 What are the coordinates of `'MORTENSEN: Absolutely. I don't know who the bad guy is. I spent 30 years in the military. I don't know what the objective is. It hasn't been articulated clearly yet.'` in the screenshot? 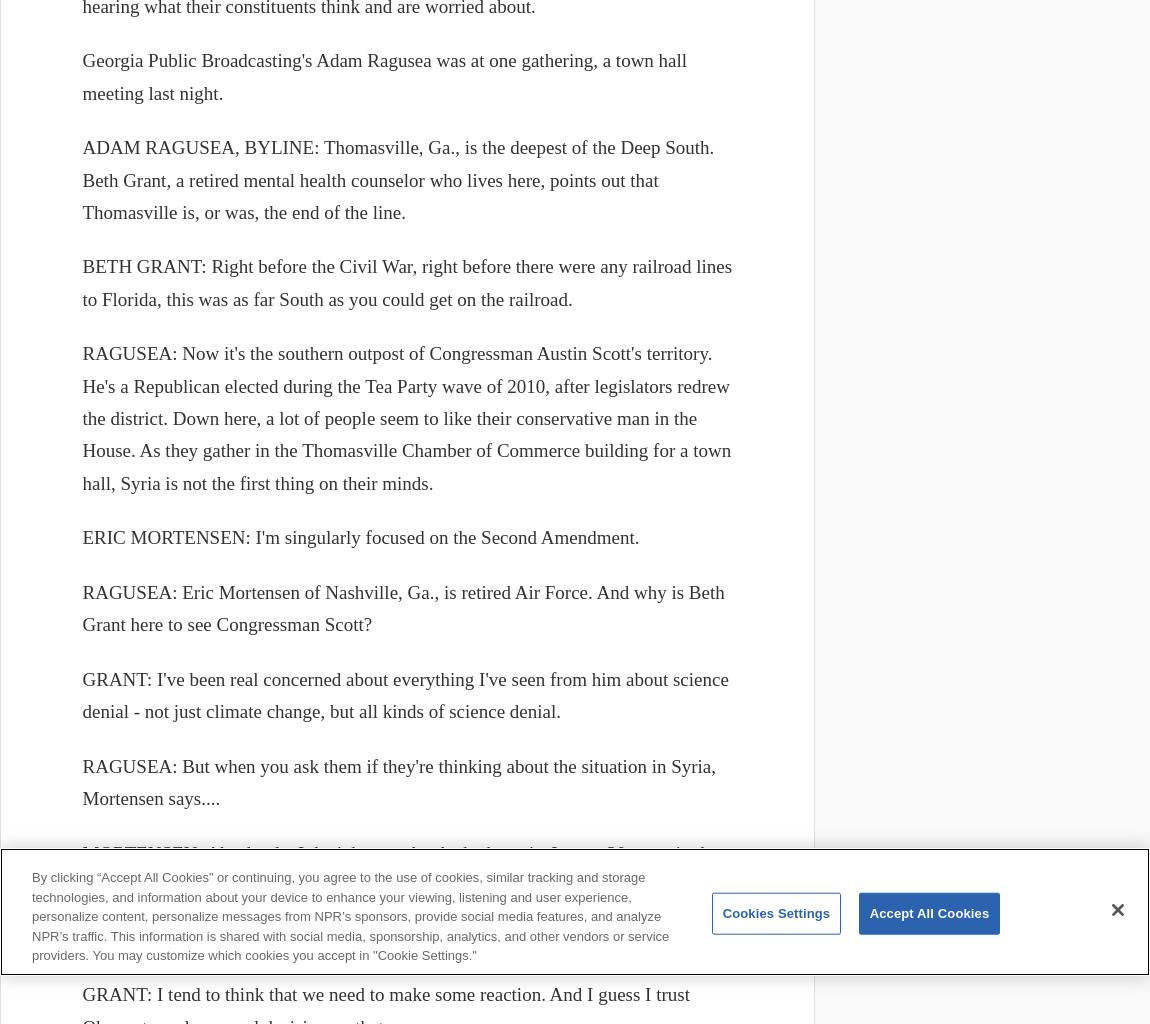 It's located at (399, 868).